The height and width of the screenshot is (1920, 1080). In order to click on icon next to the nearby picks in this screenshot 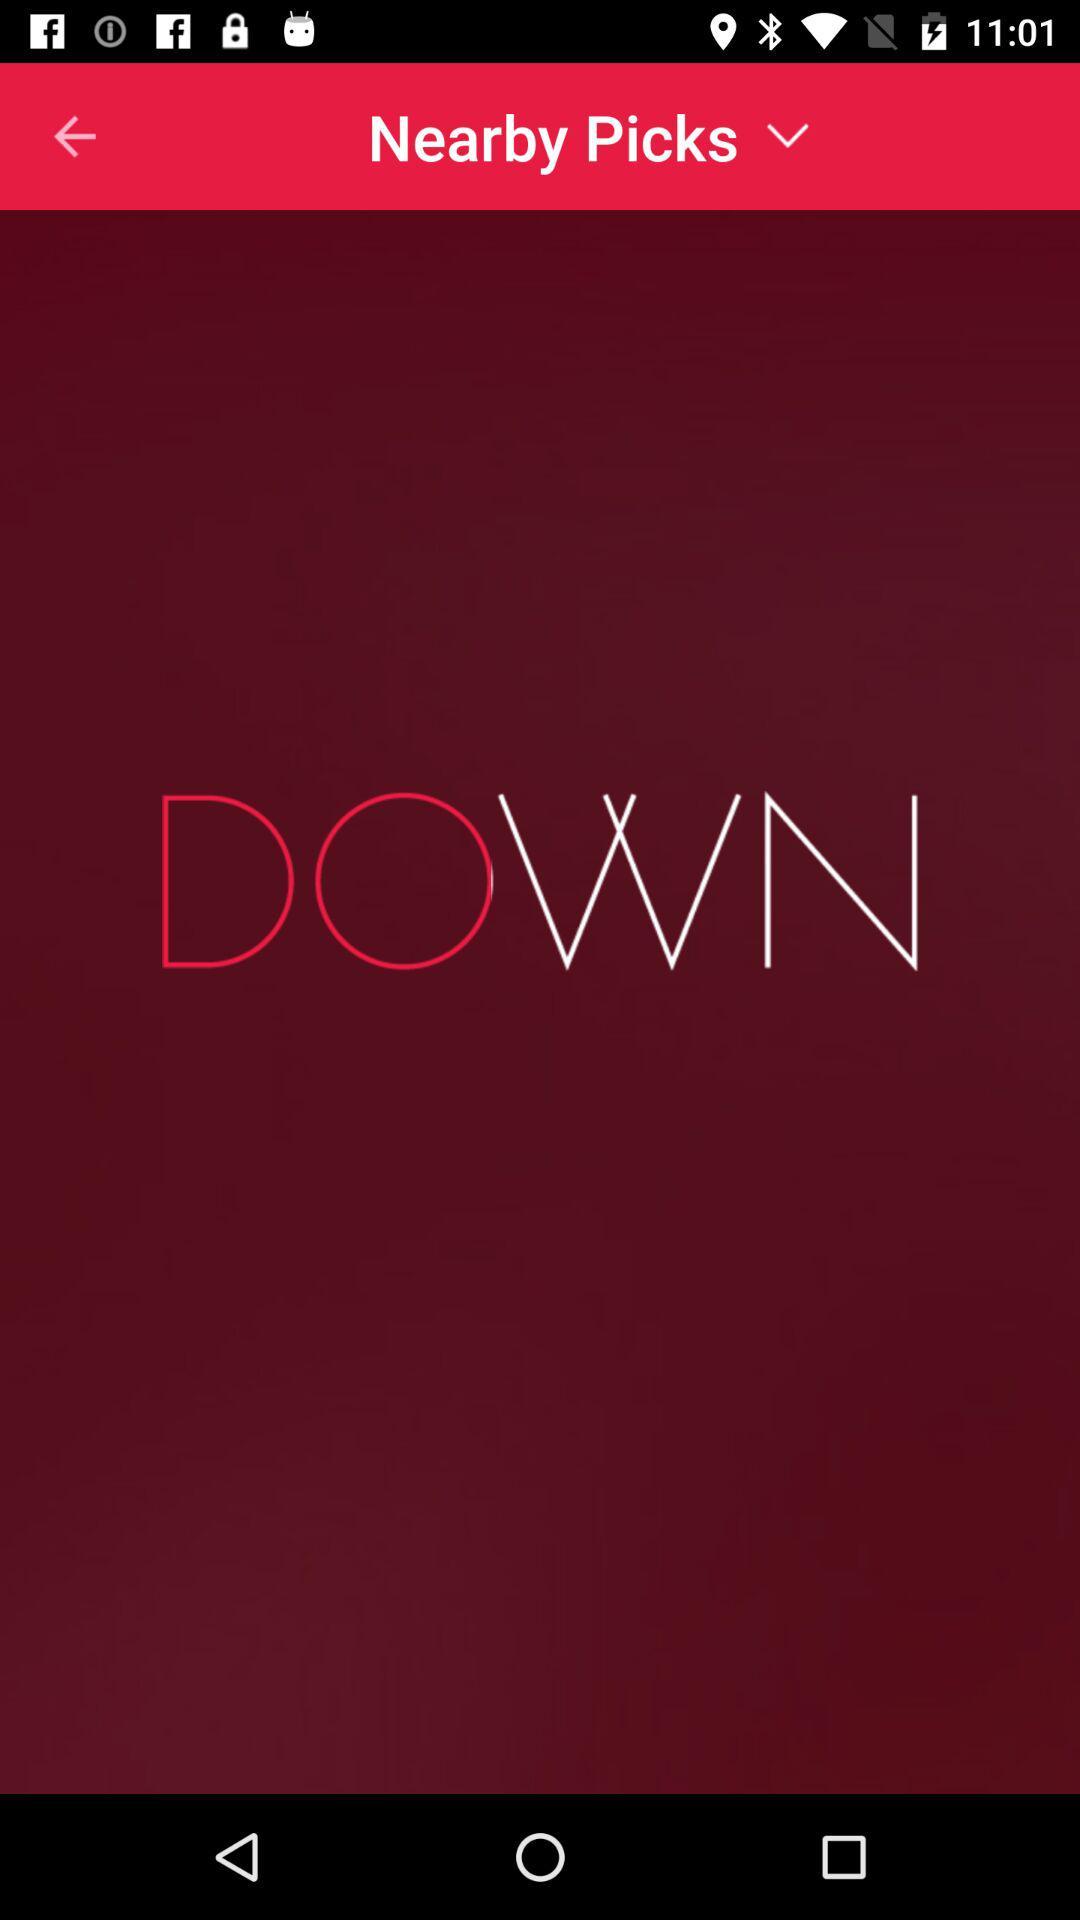, I will do `click(48, 135)`.